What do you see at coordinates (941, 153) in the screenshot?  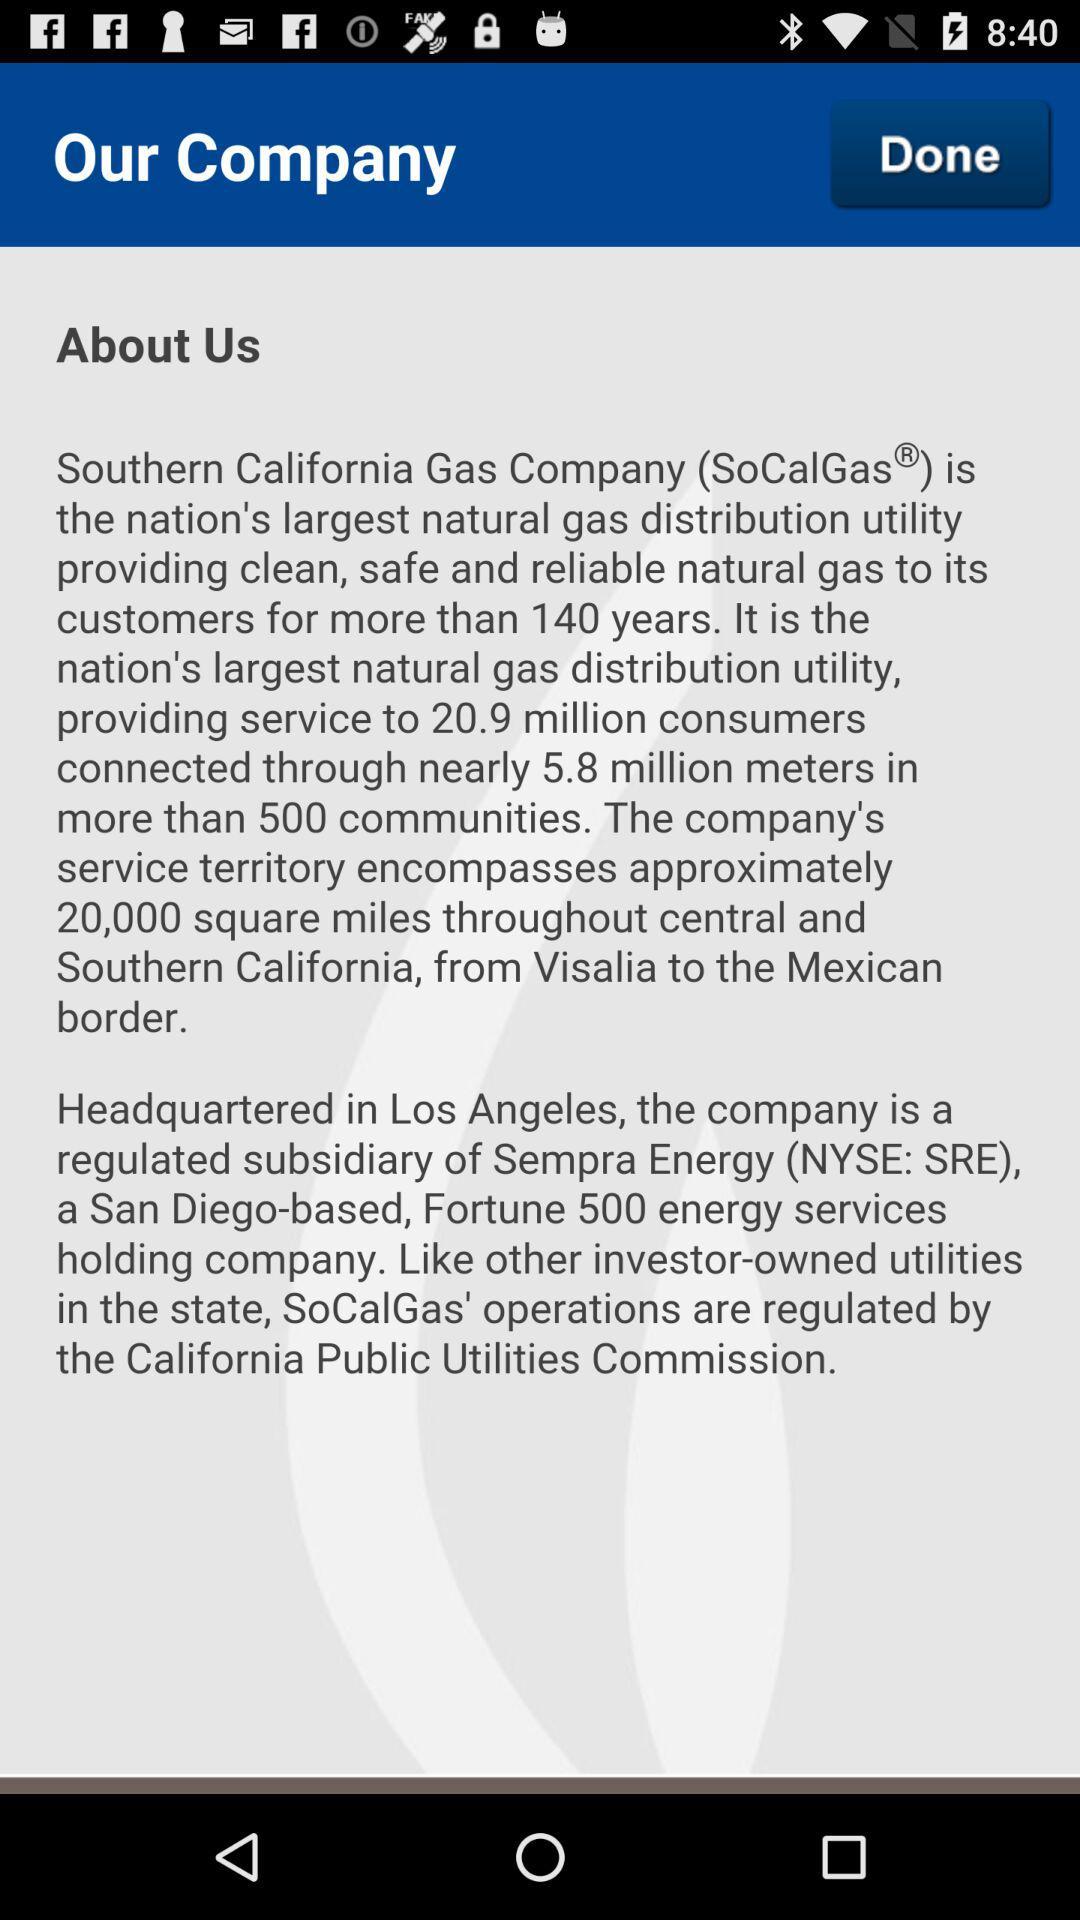 I see `button done` at bounding box center [941, 153].